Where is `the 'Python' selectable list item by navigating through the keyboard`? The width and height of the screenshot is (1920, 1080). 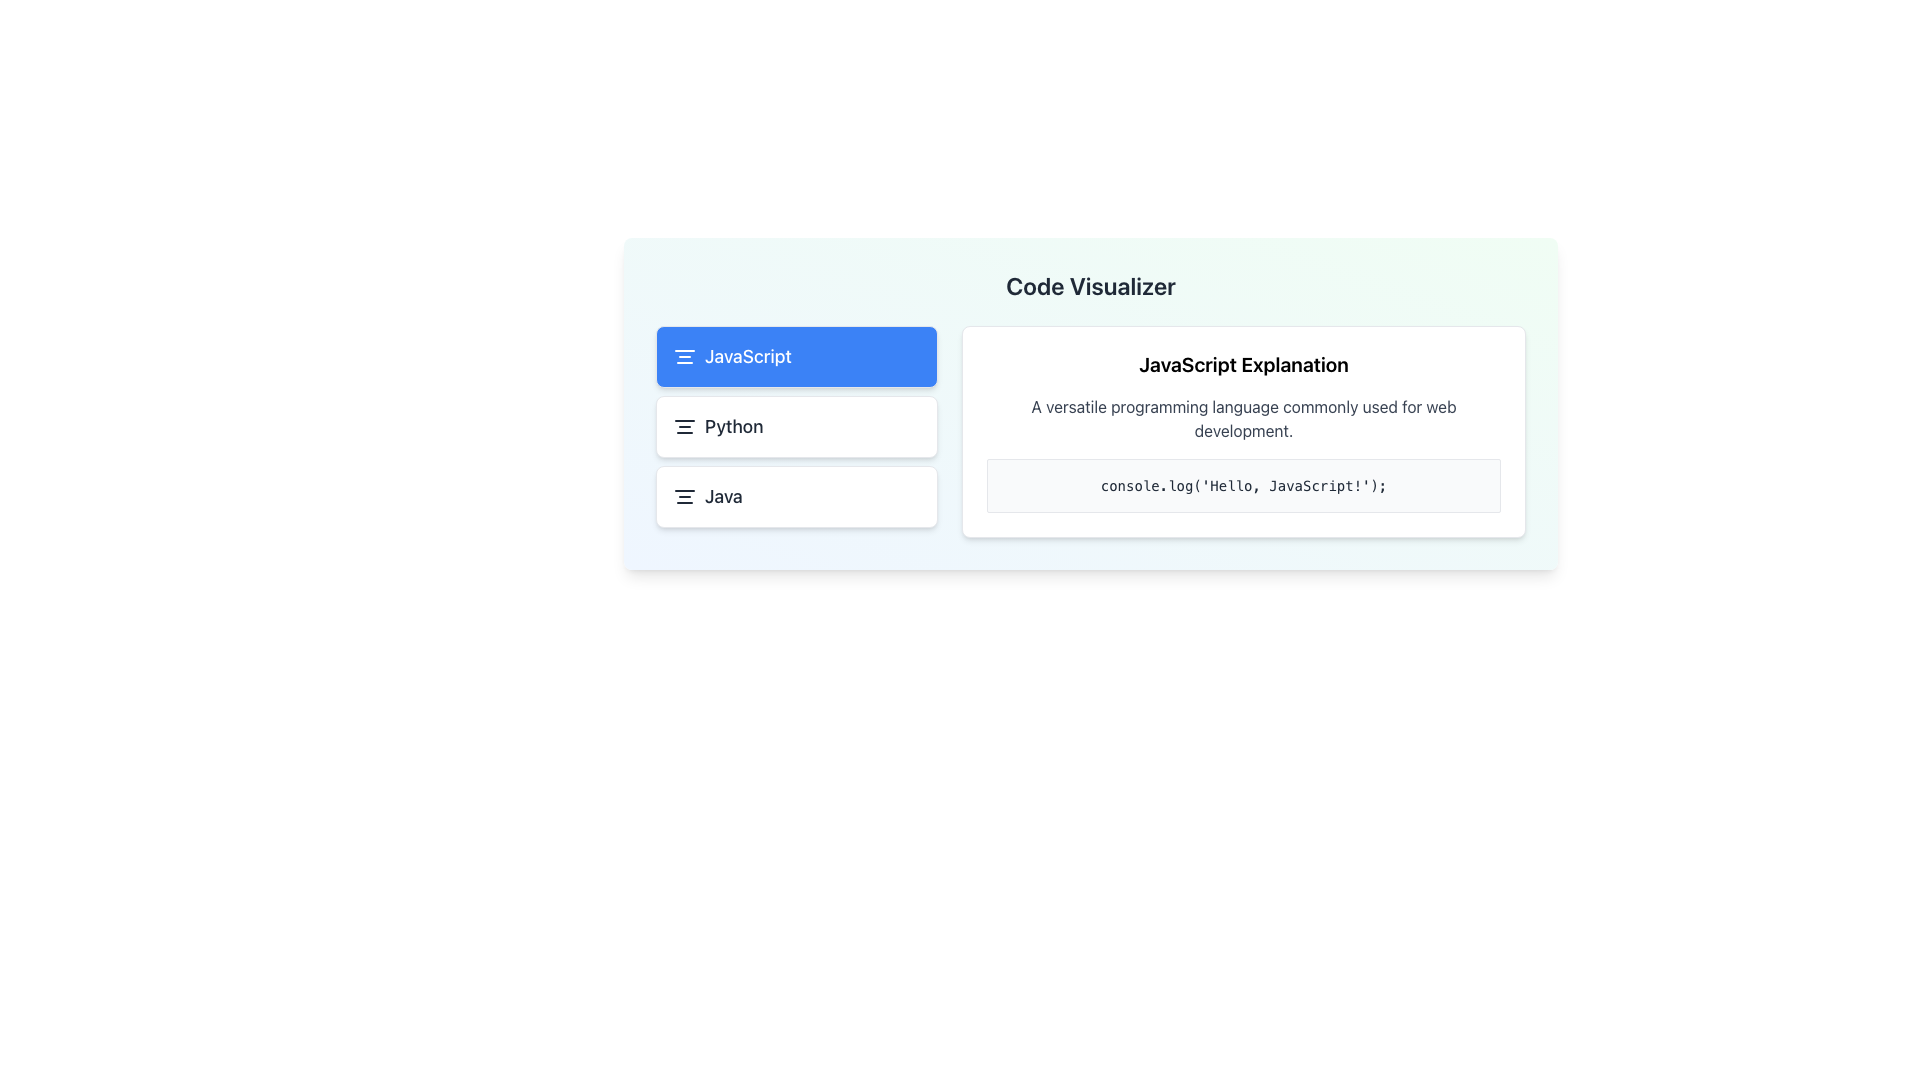 the 'Python' selectable list item by navigating through the keyboard is located at coordinates (795, 426).